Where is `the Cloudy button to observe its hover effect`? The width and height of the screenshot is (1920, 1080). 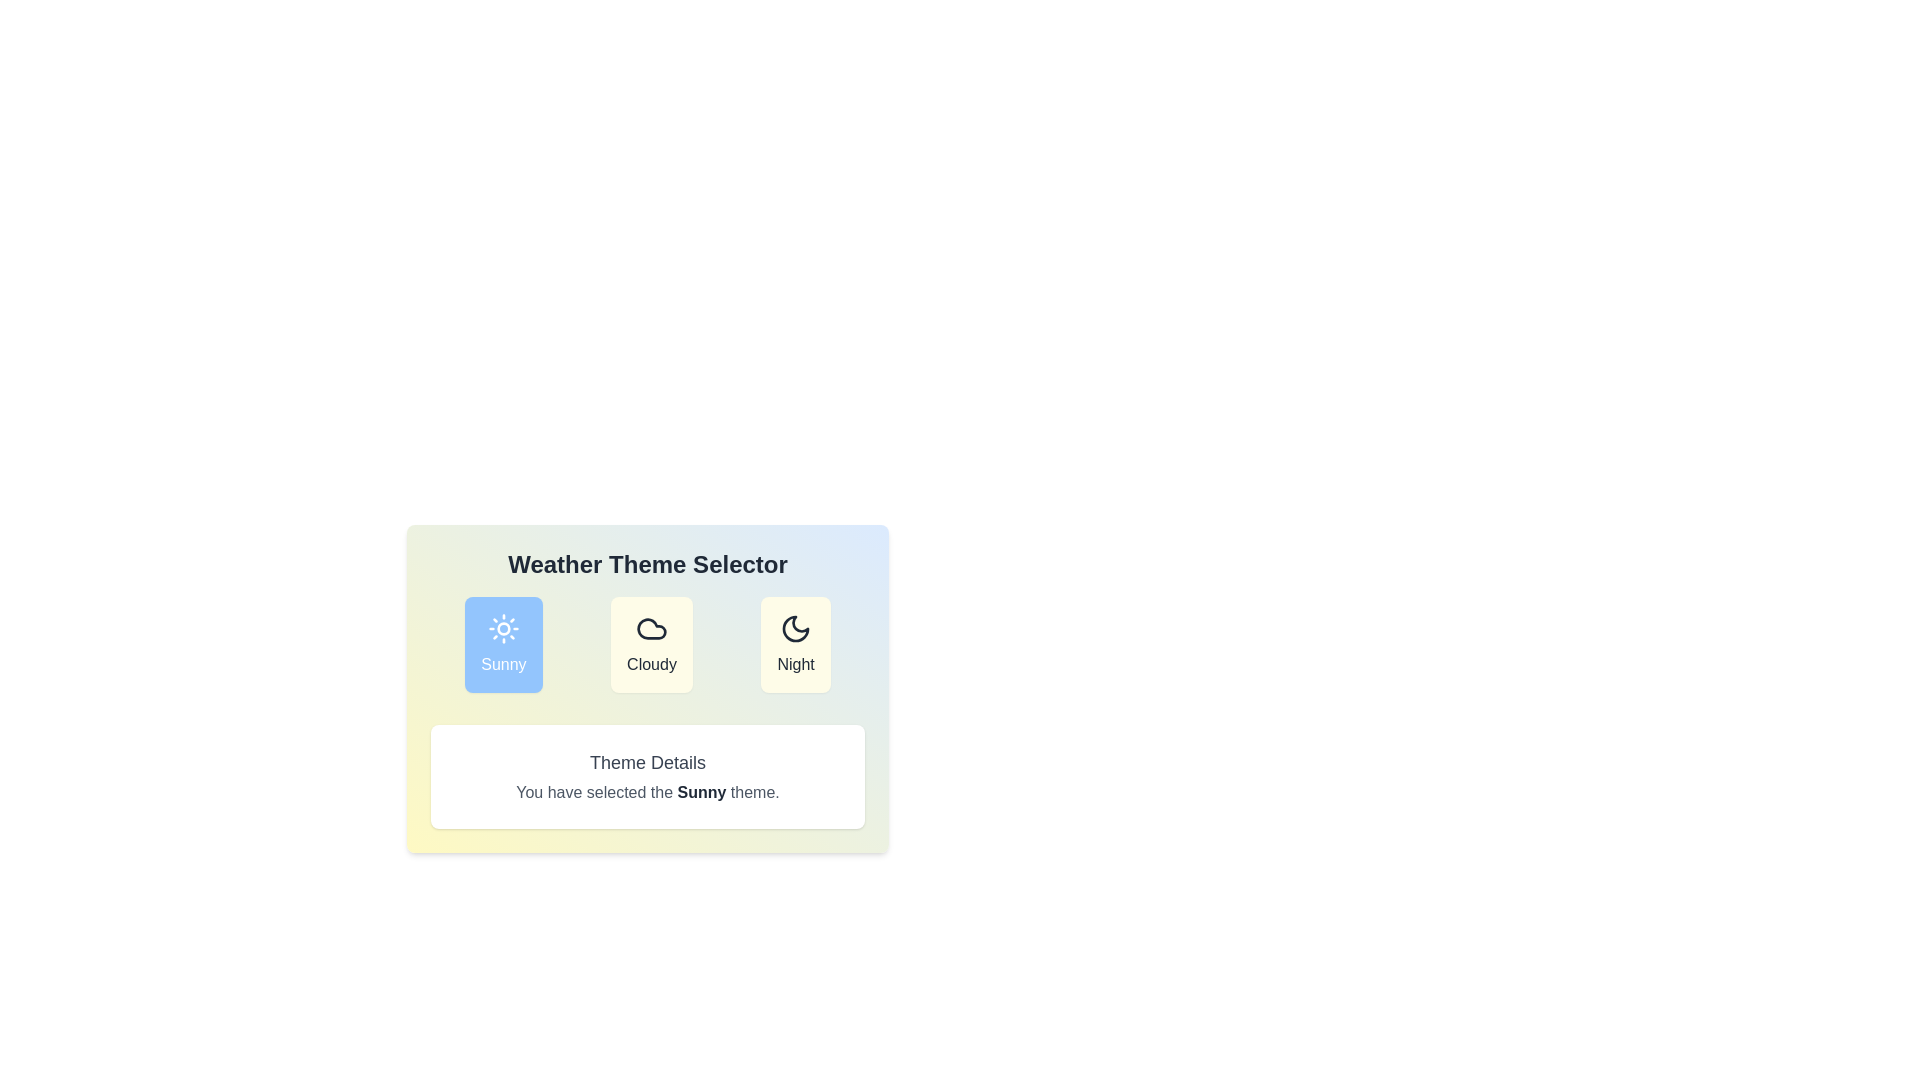 the Cloudy button to observe its hover effect is located at coordinates (652, 644).